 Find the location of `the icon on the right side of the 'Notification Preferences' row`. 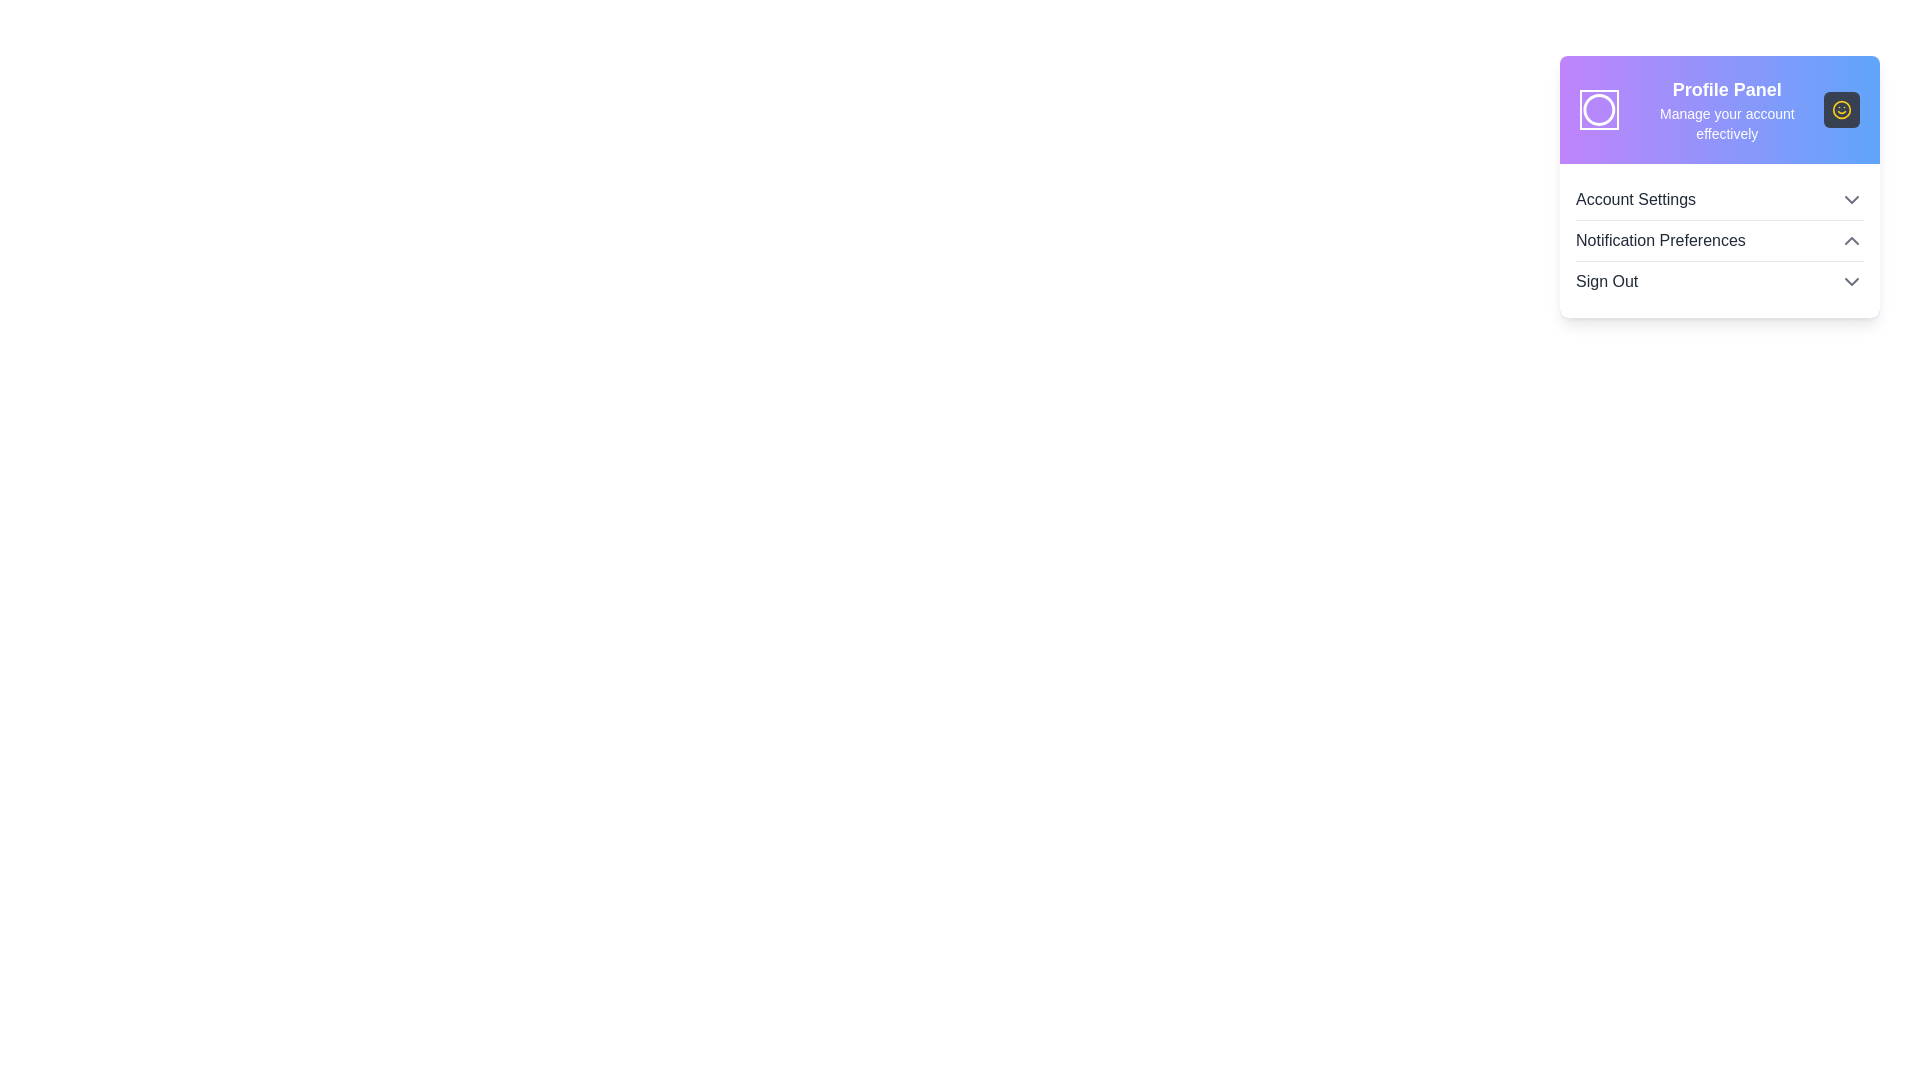

the icon on the right side of the 'Notification Preferences' row is located at coordinates (1851, 239).